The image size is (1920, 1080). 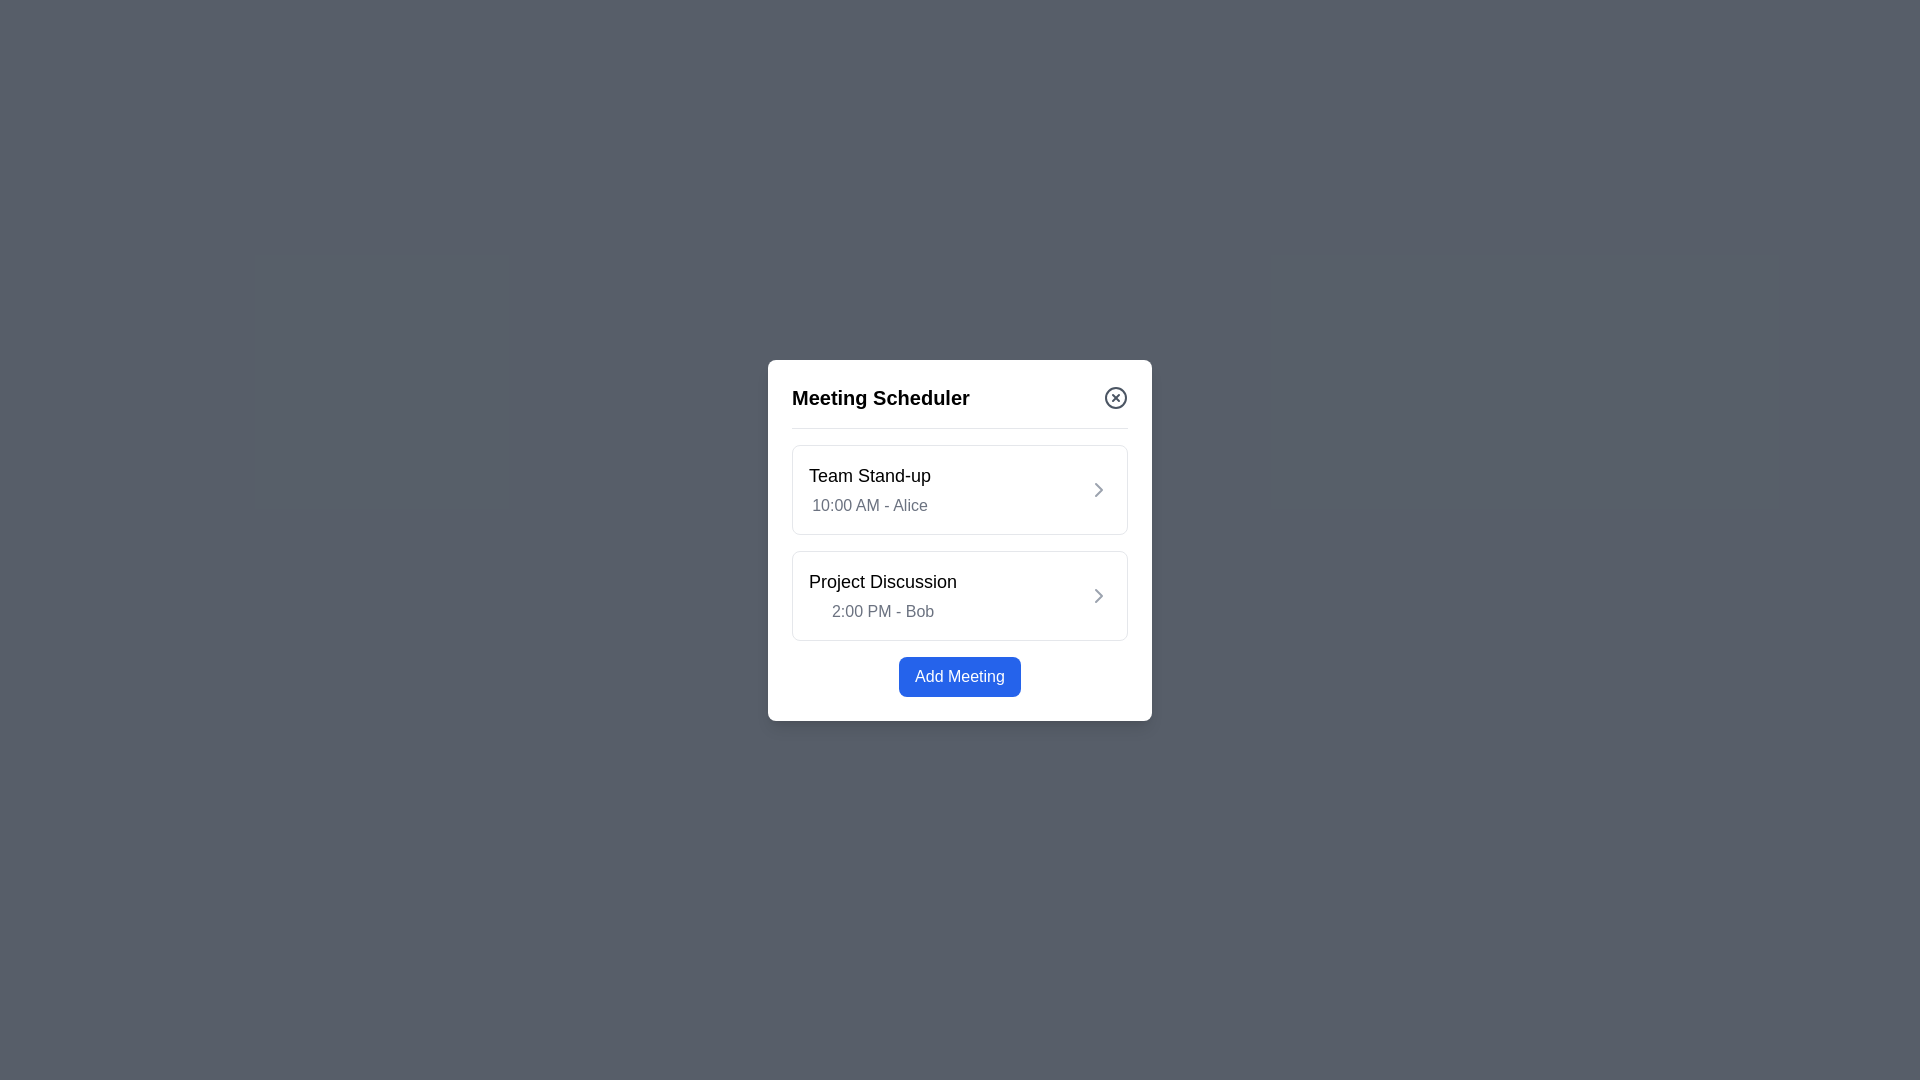 What do you see at coordinates (1098, 593) in the screenshot?
I see `the chevron arrow SVG graphic icon located to the right of the 'Project Discussion' entry, which is vertically centered along the second meeting entry in the list` at bounding box center [1098, 593].